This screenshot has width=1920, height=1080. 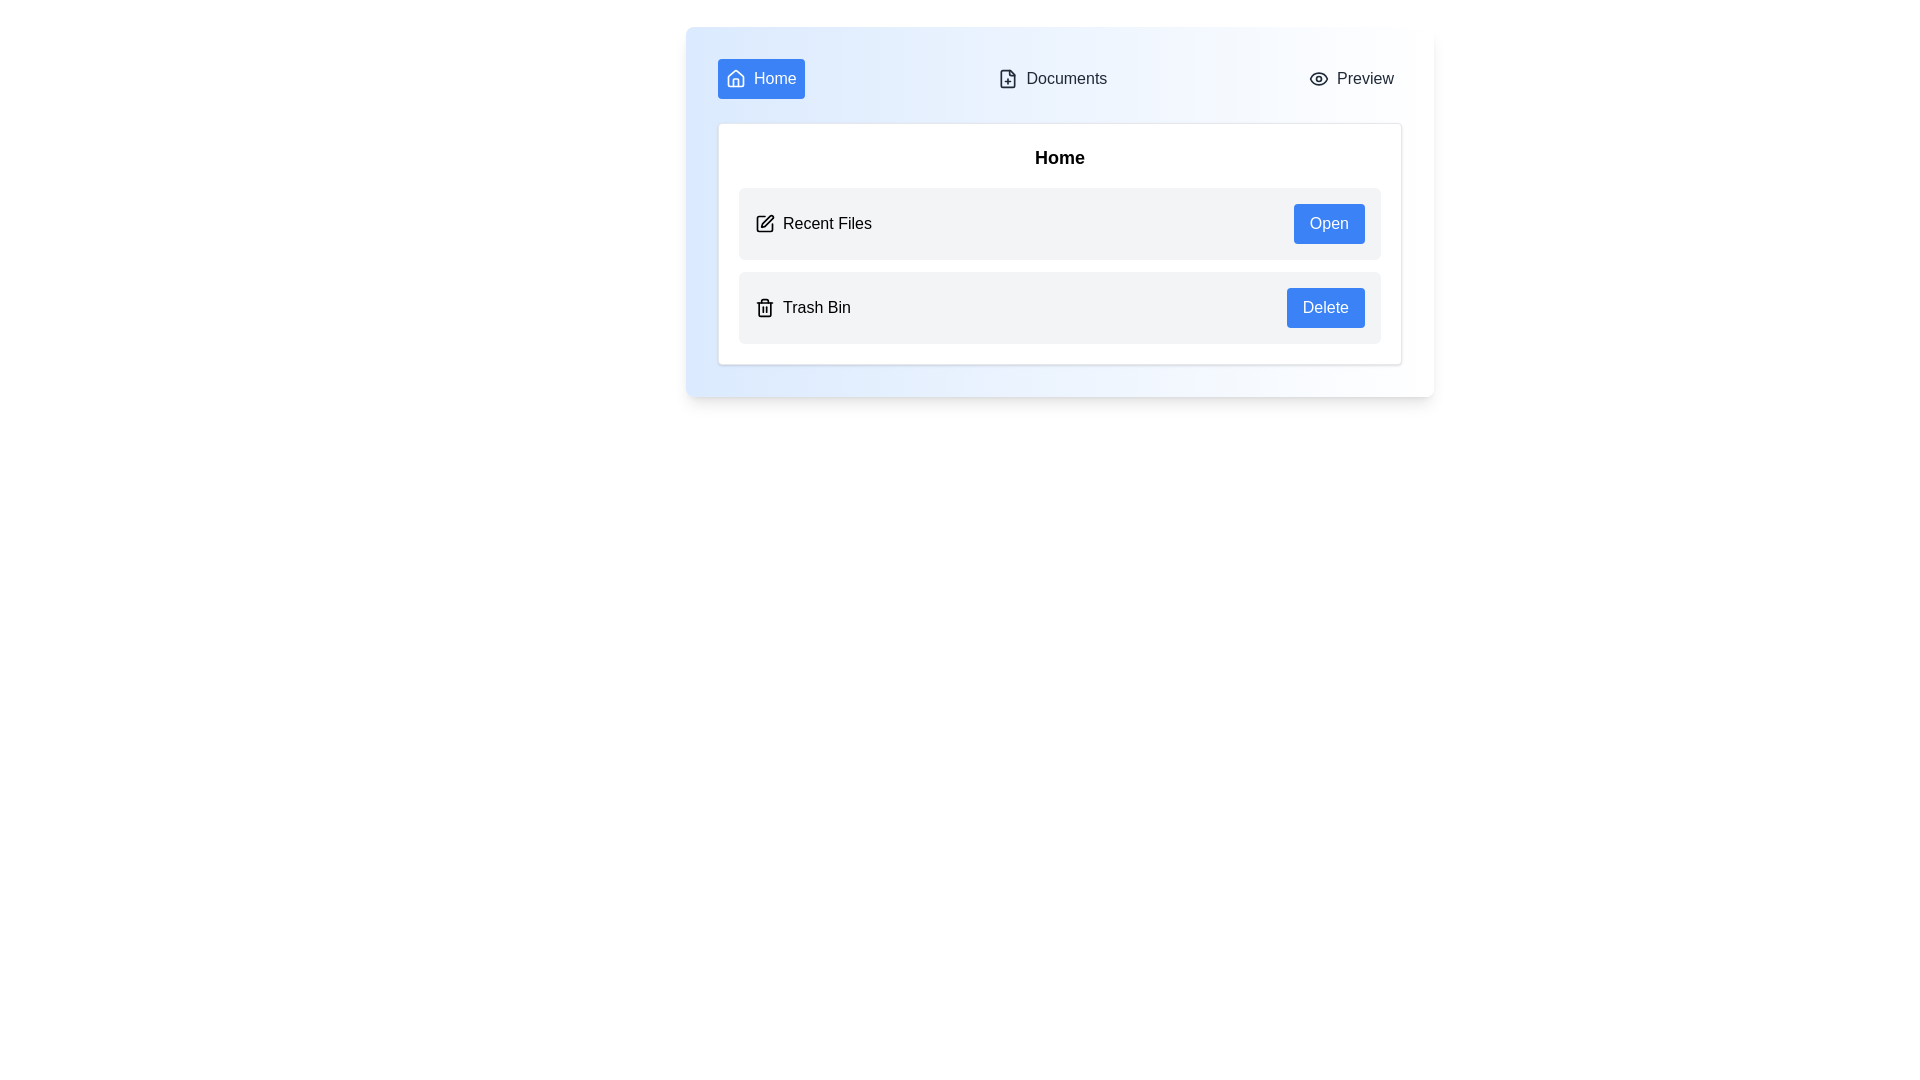 I want to click on on the 'Documents' navigation link, which is a text label with a file icon, located in the horizontal navigation bar between 'Home' and 'Preview', so click(x=1051, y=77).